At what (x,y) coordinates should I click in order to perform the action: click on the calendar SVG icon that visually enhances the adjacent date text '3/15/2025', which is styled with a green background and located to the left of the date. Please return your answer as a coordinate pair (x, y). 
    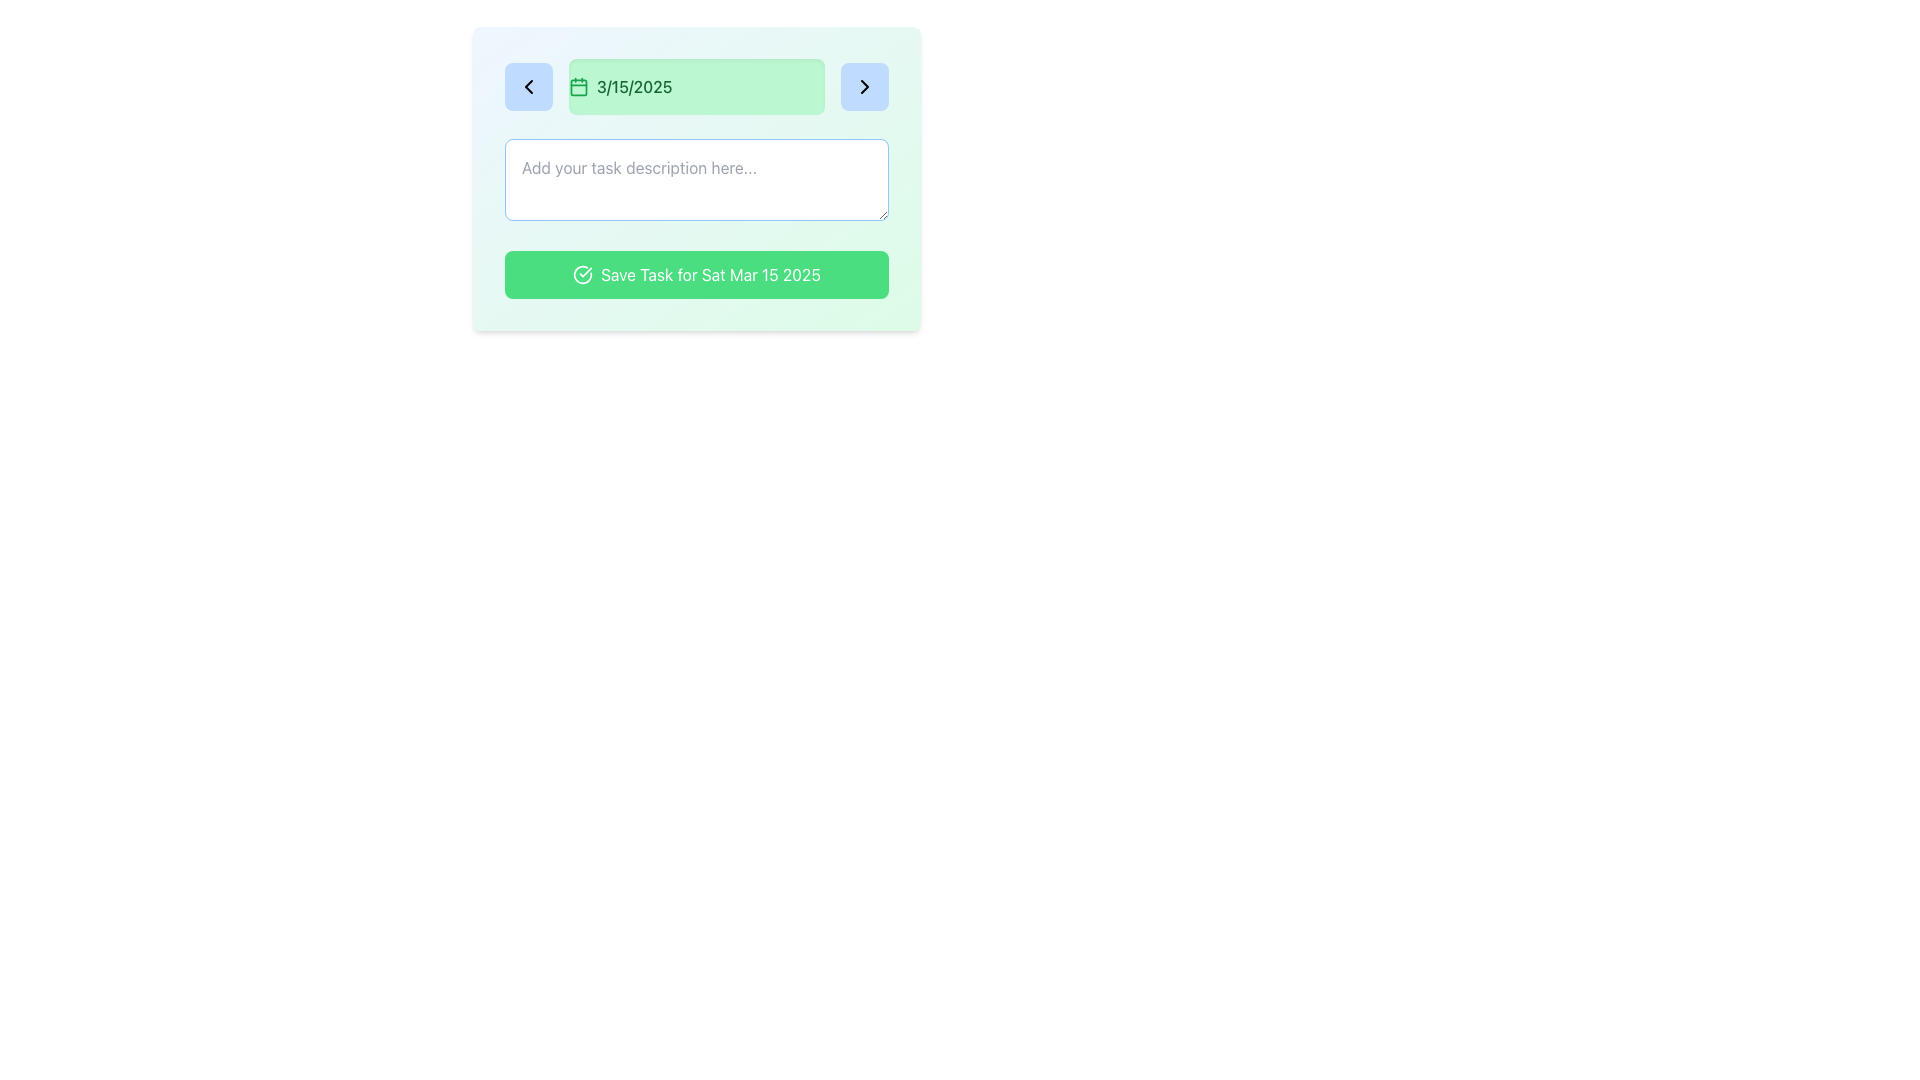
    Looking at the image, I should click on (578, 86).